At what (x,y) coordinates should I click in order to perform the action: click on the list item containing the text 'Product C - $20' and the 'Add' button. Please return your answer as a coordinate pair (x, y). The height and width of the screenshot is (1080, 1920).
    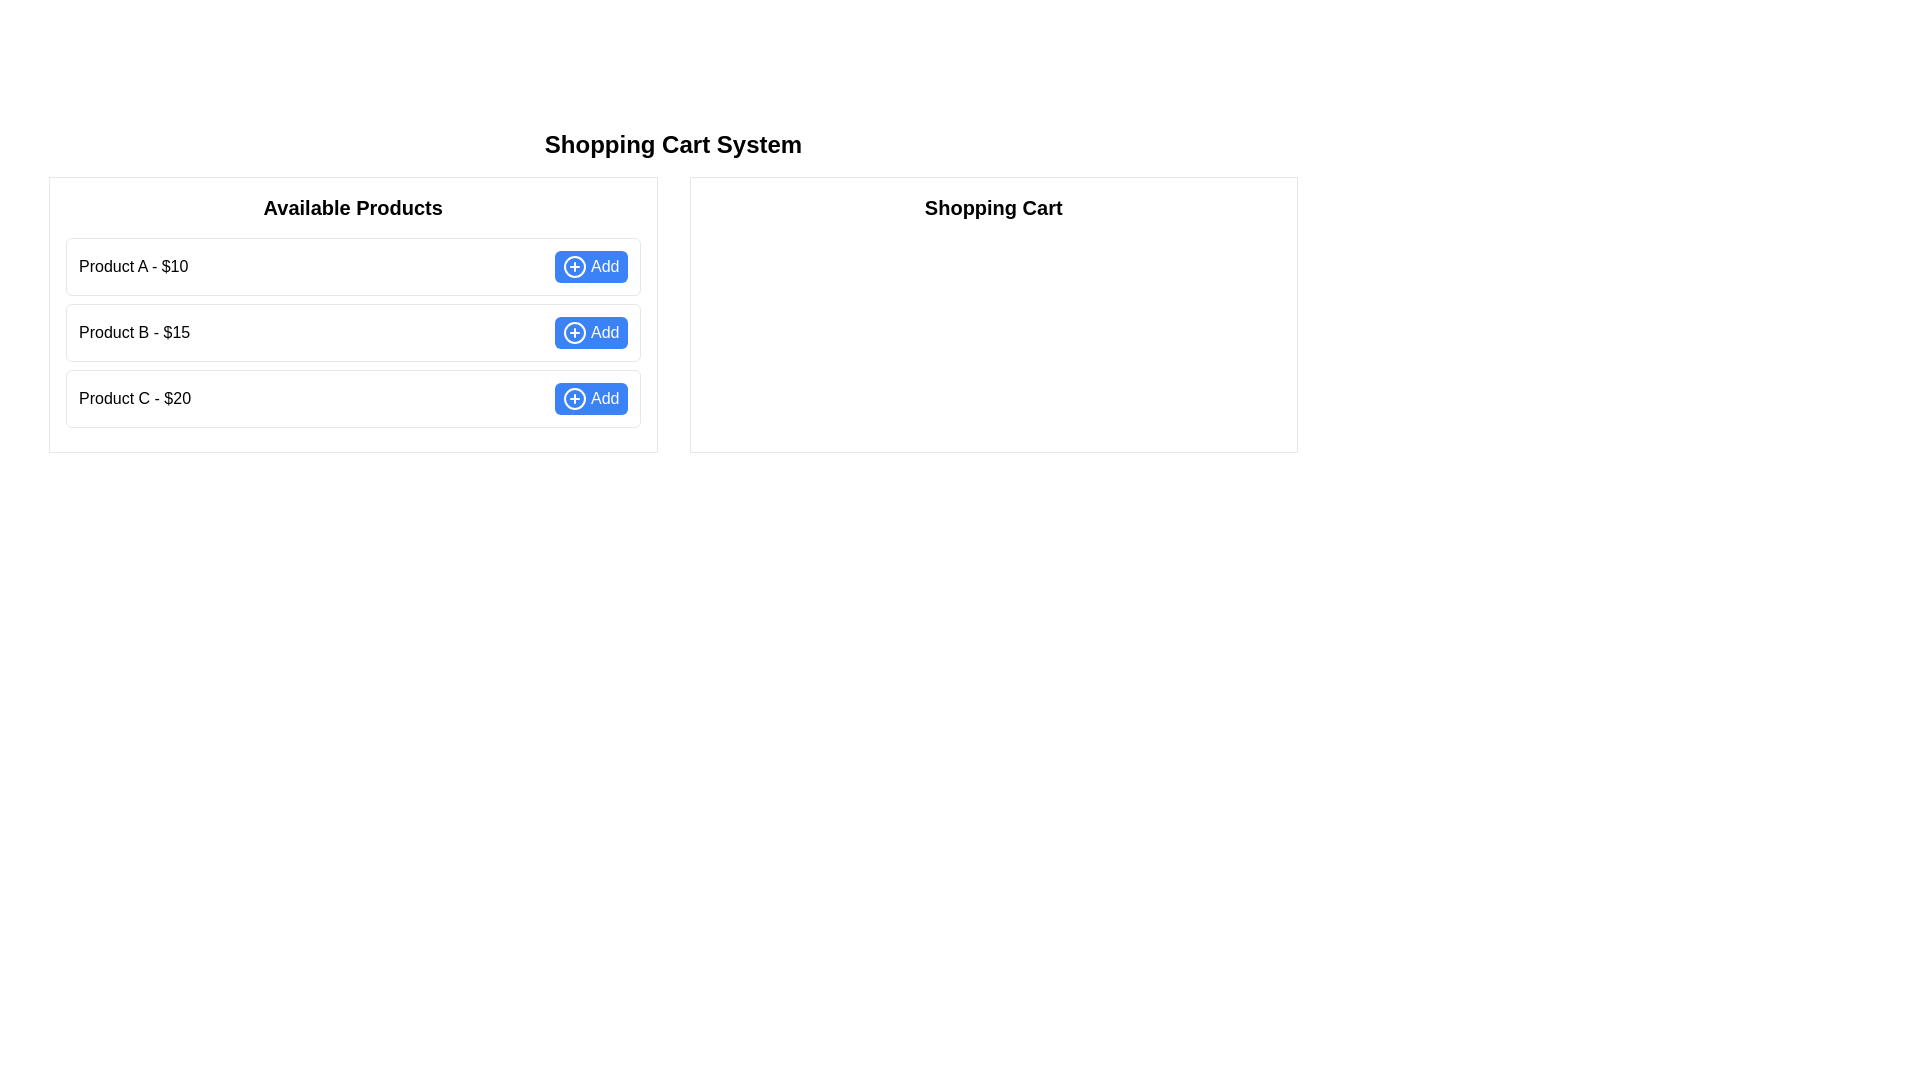
    Looking at the image, I should click on (353, 398).